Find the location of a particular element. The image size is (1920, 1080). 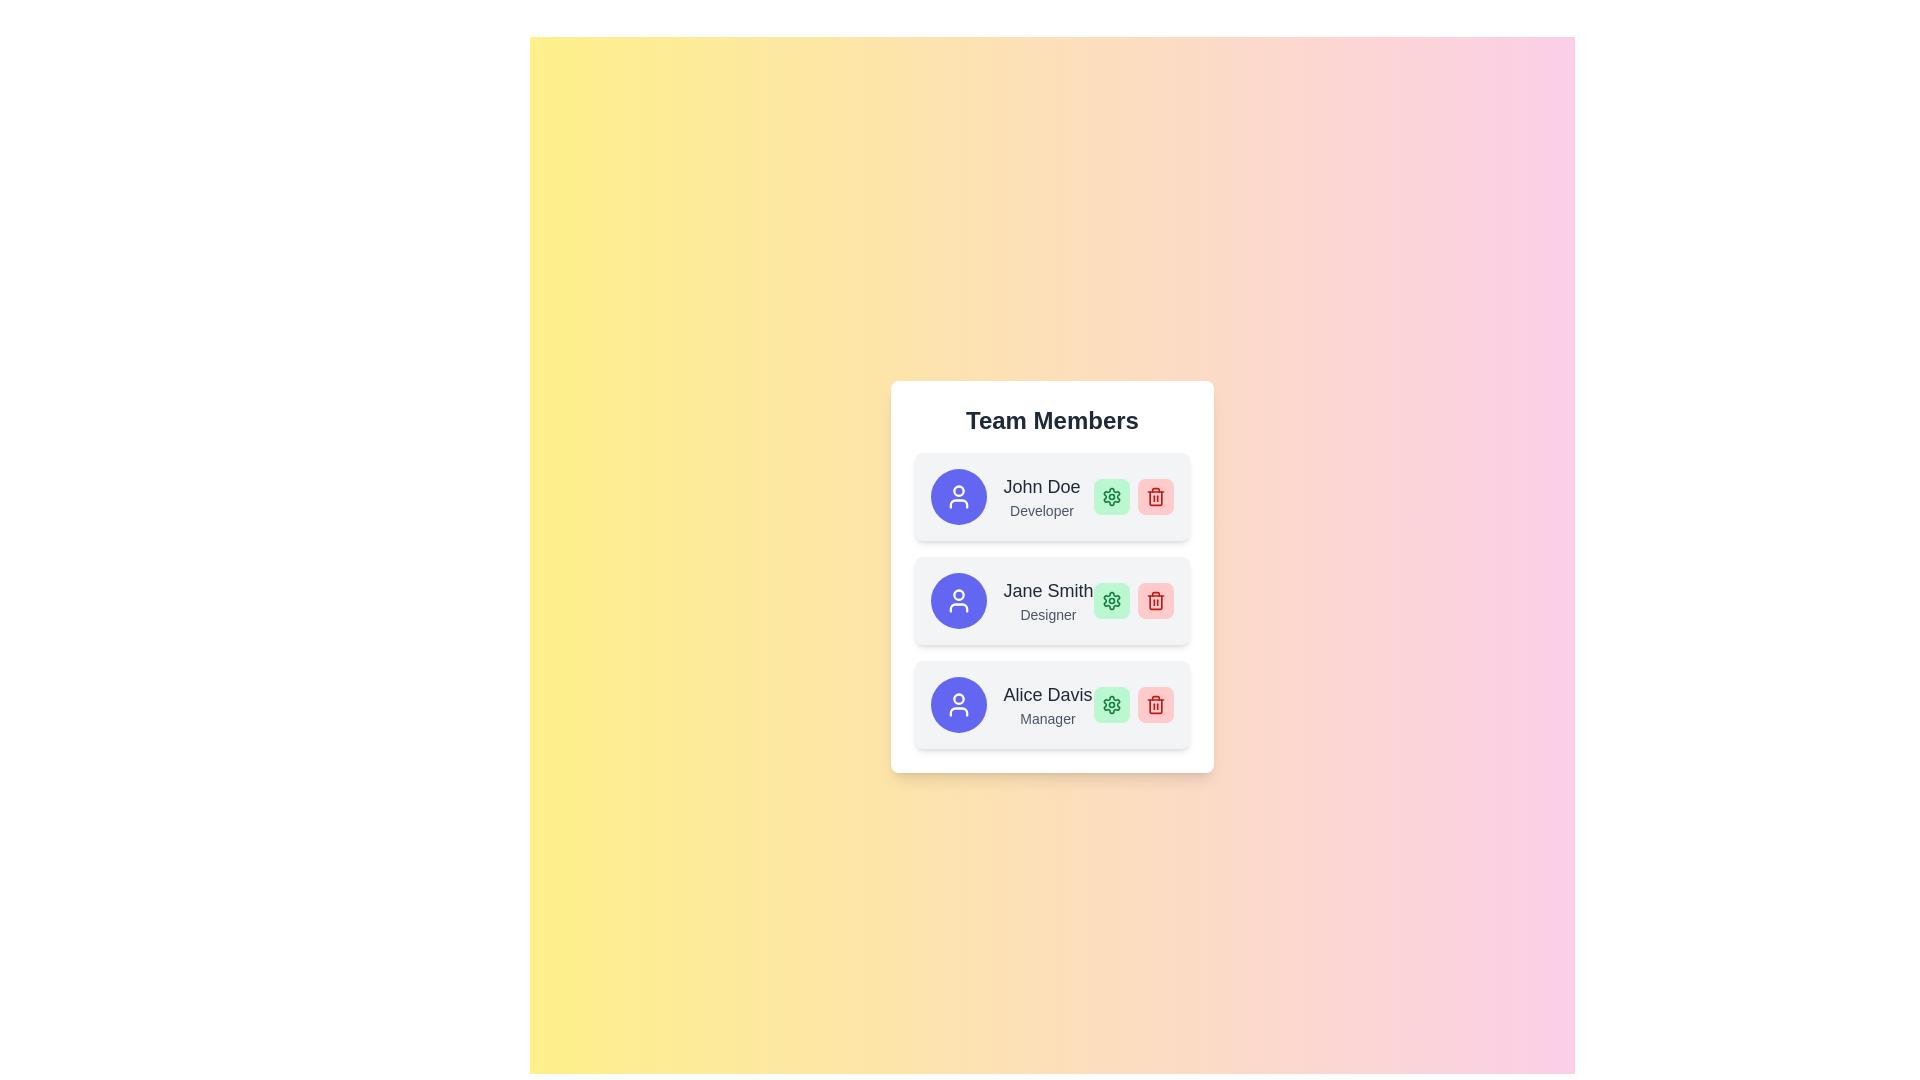

text label displaying 'John Doe' in bold black letters and 'Developer' in smaller gray text, located in the topmost section of the 'Team Members' list, following the circular icon and preceding two action buttons is located at coordinates (1040, 496).